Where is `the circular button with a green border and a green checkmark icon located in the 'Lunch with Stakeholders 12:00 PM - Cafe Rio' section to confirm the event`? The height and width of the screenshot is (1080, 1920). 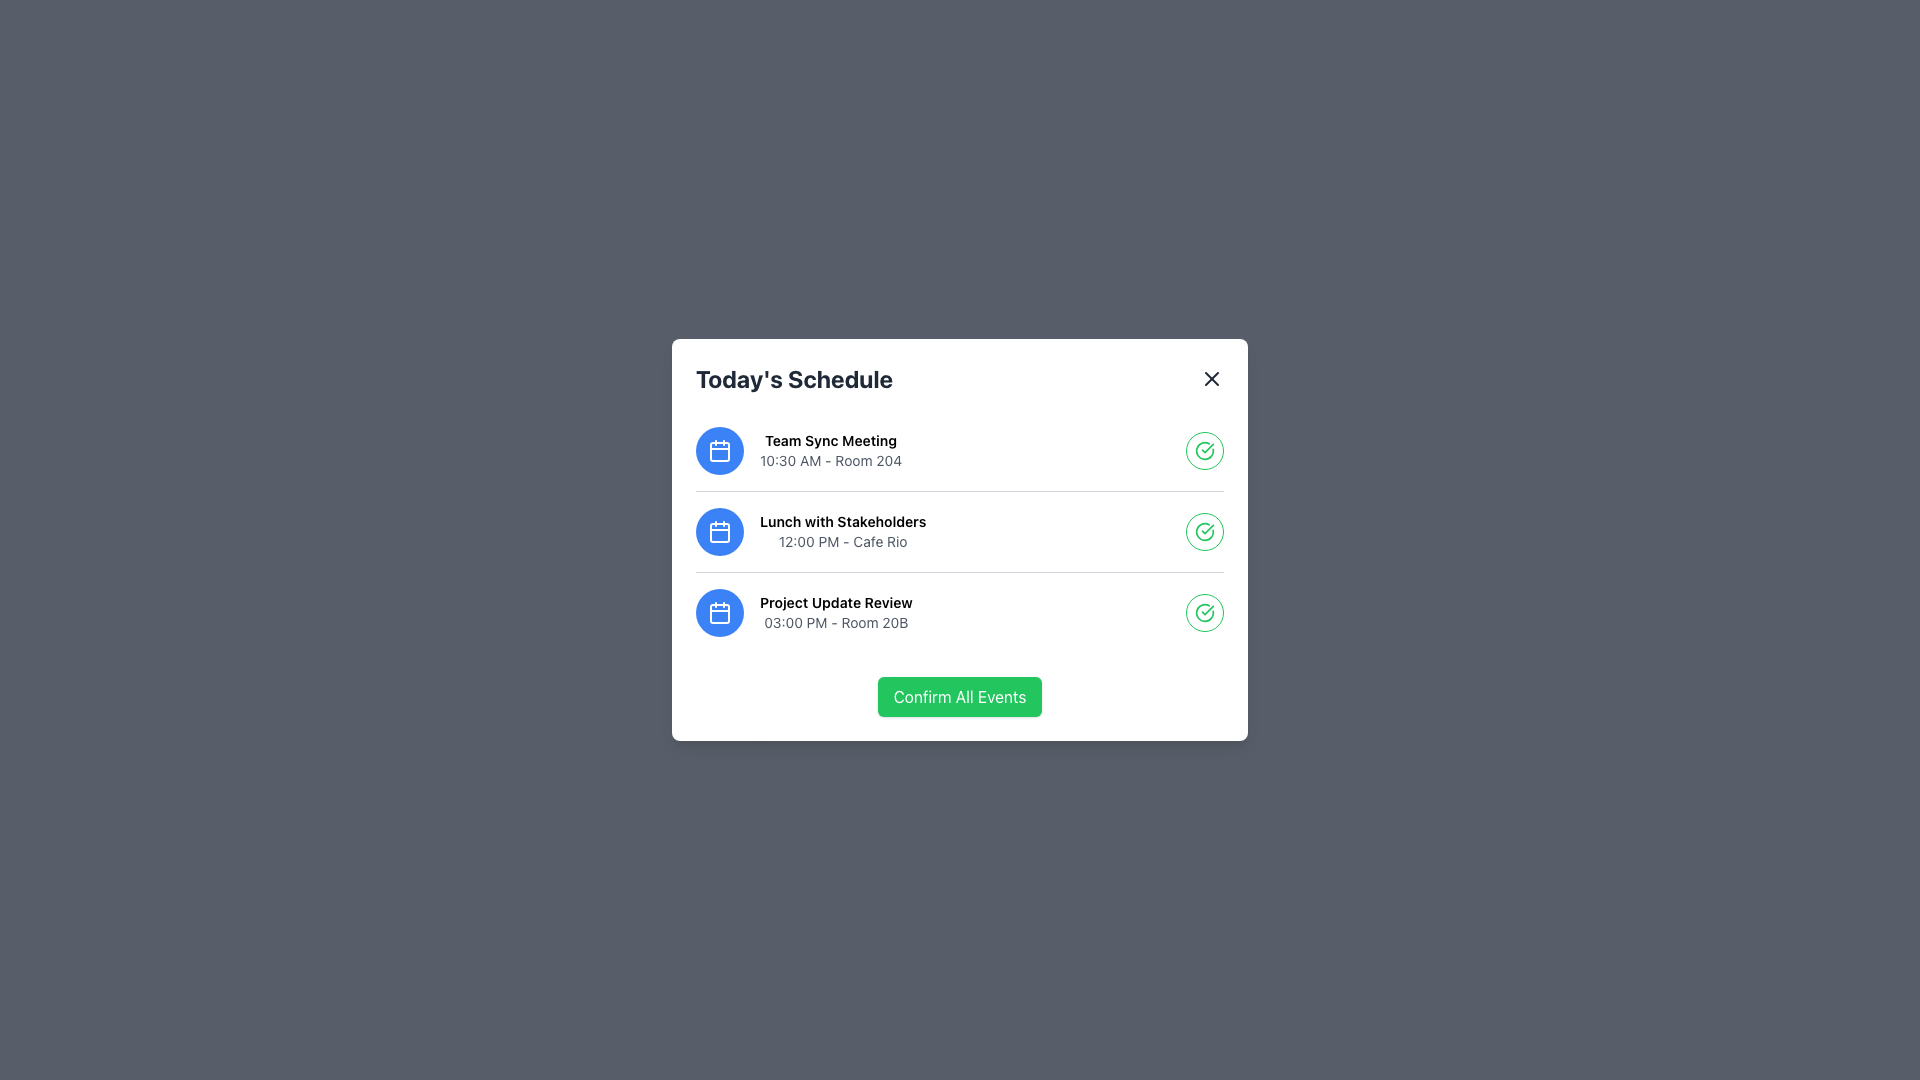
the circular button with a green border and a green checkmark icon located in the 'Lunch with Stakeholders 12:00 PM - Cafe Rio' section to confirm the event is located at coordinates (1203, 531).